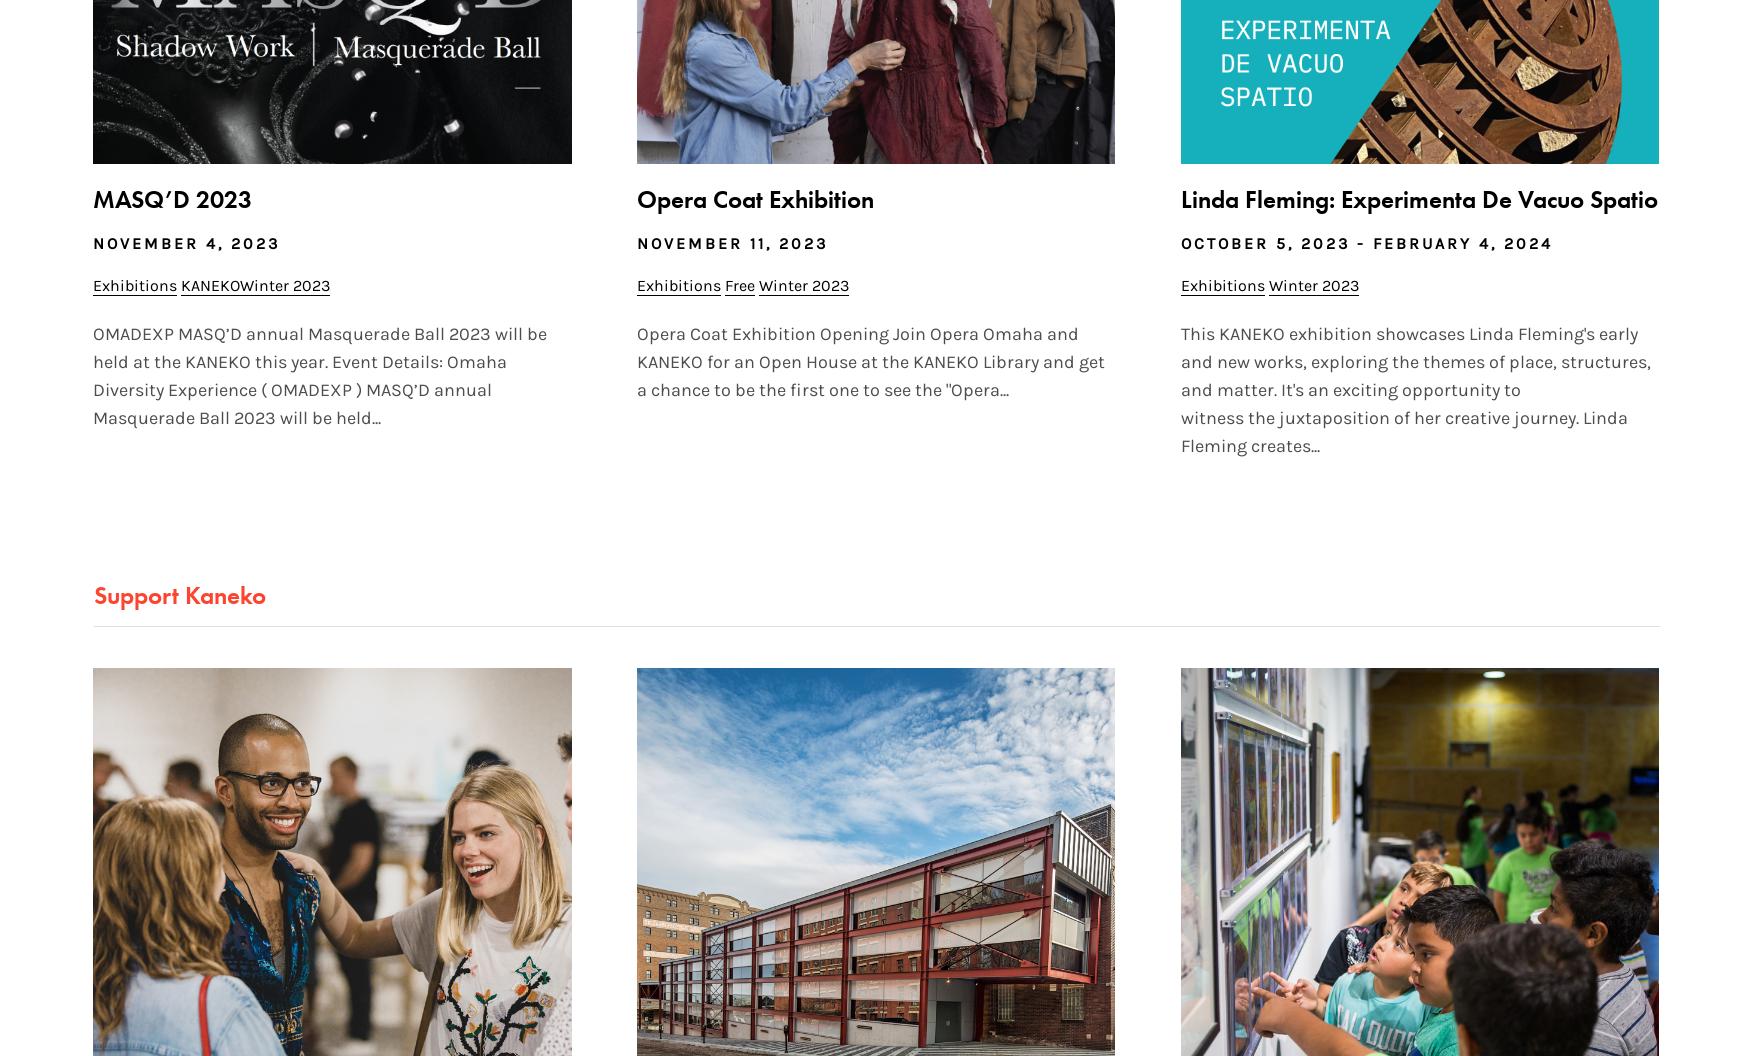 This screenshot has height=1056, width=1754. Describe the element at coordinates (1365, 242) in the screenshot. I see `'October 5, 2023                 	
		                     -  February 4, 2024'` at that location.